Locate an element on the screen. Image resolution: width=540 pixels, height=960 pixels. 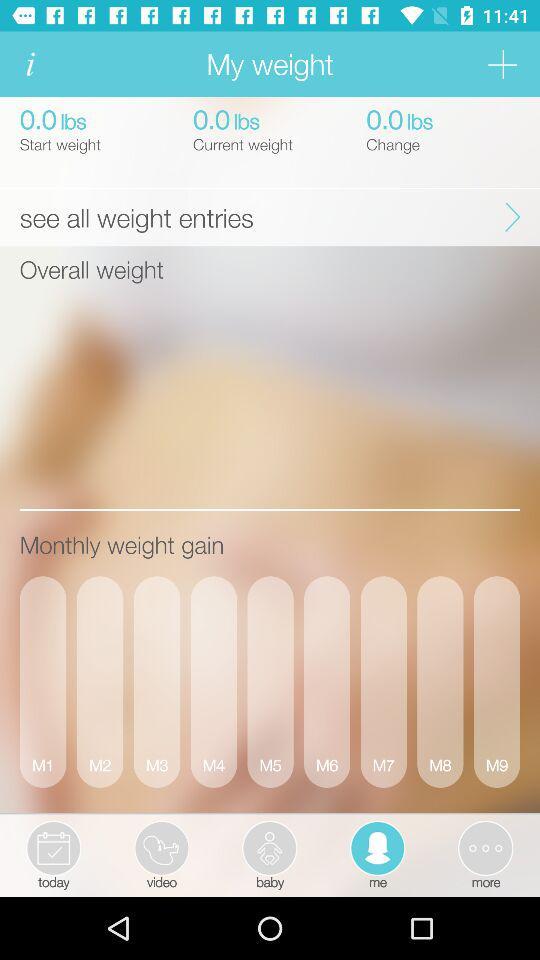
icon above the 0.0 app is located at coordinates (29, 64).